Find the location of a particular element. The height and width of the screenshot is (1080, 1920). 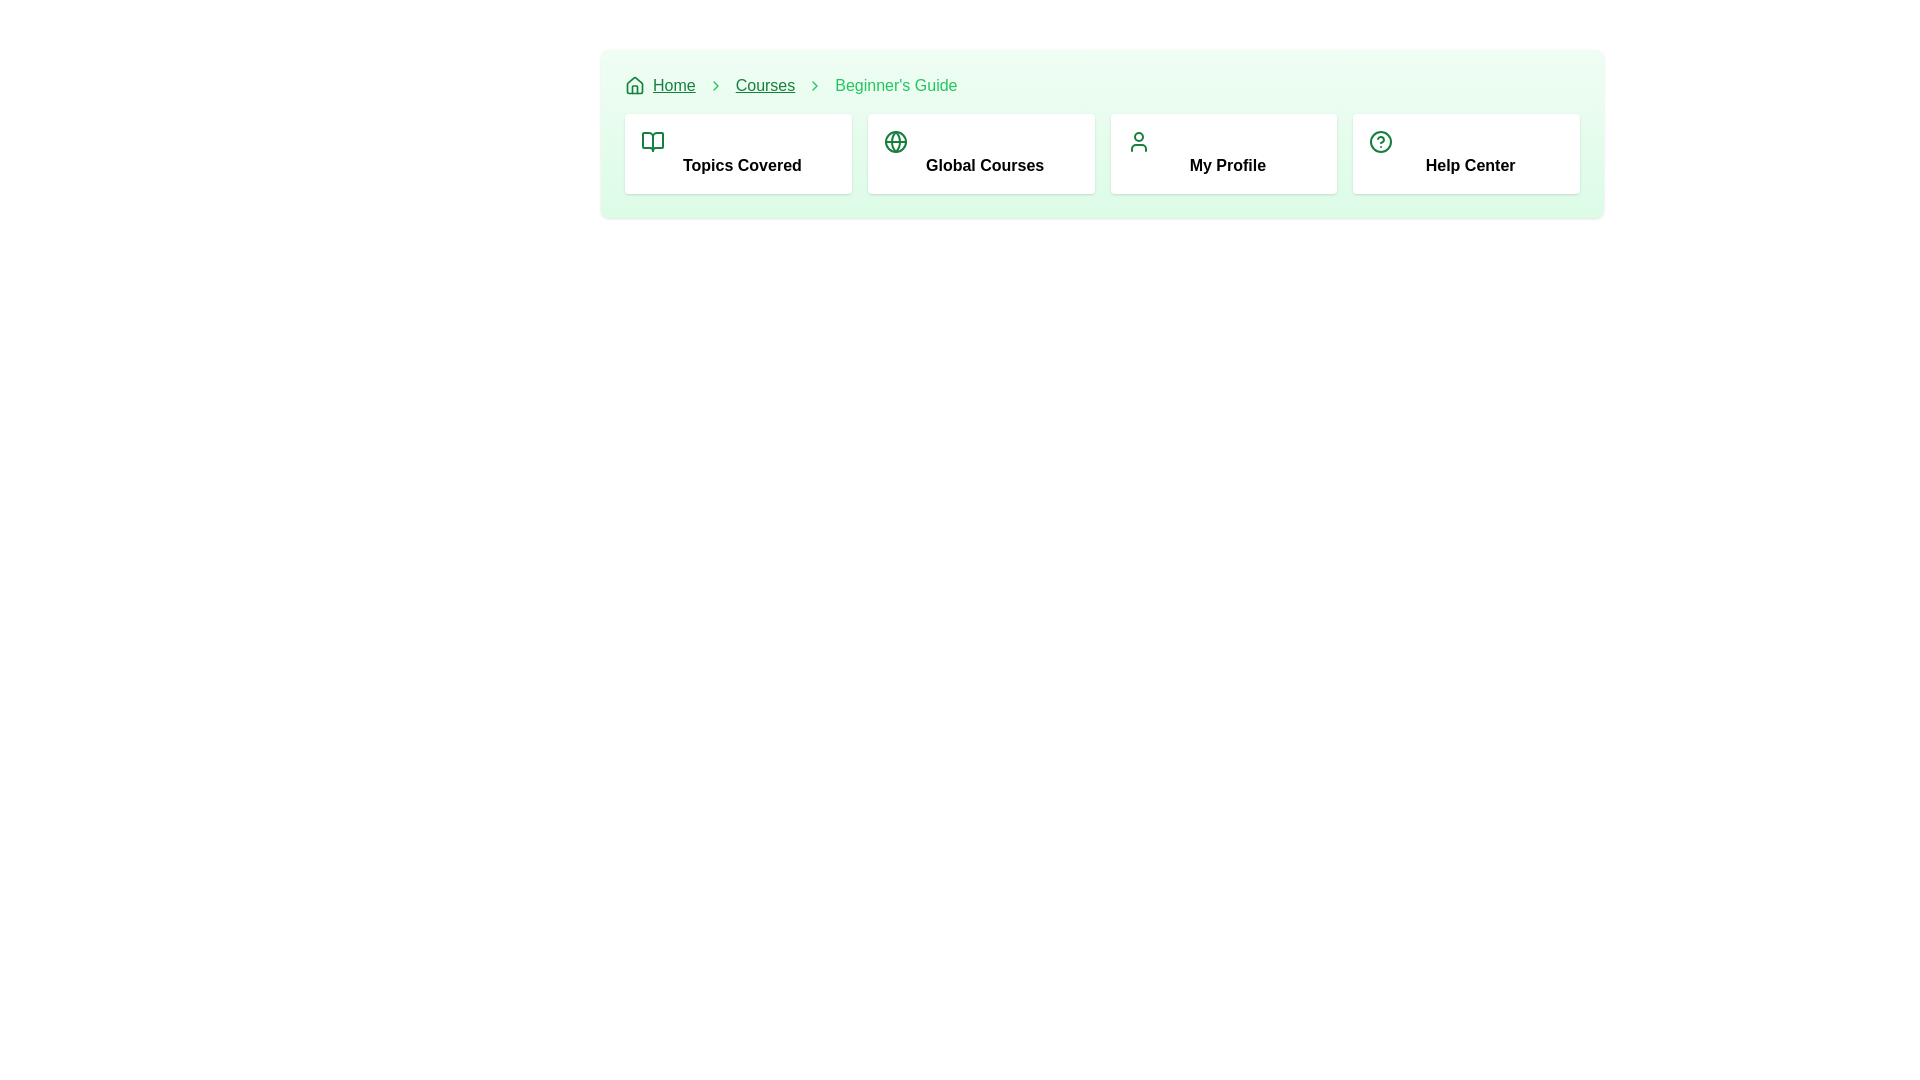

the 'Home' icon located to the left of the breadcrumb navigation text is located at coordinates (633, 83).